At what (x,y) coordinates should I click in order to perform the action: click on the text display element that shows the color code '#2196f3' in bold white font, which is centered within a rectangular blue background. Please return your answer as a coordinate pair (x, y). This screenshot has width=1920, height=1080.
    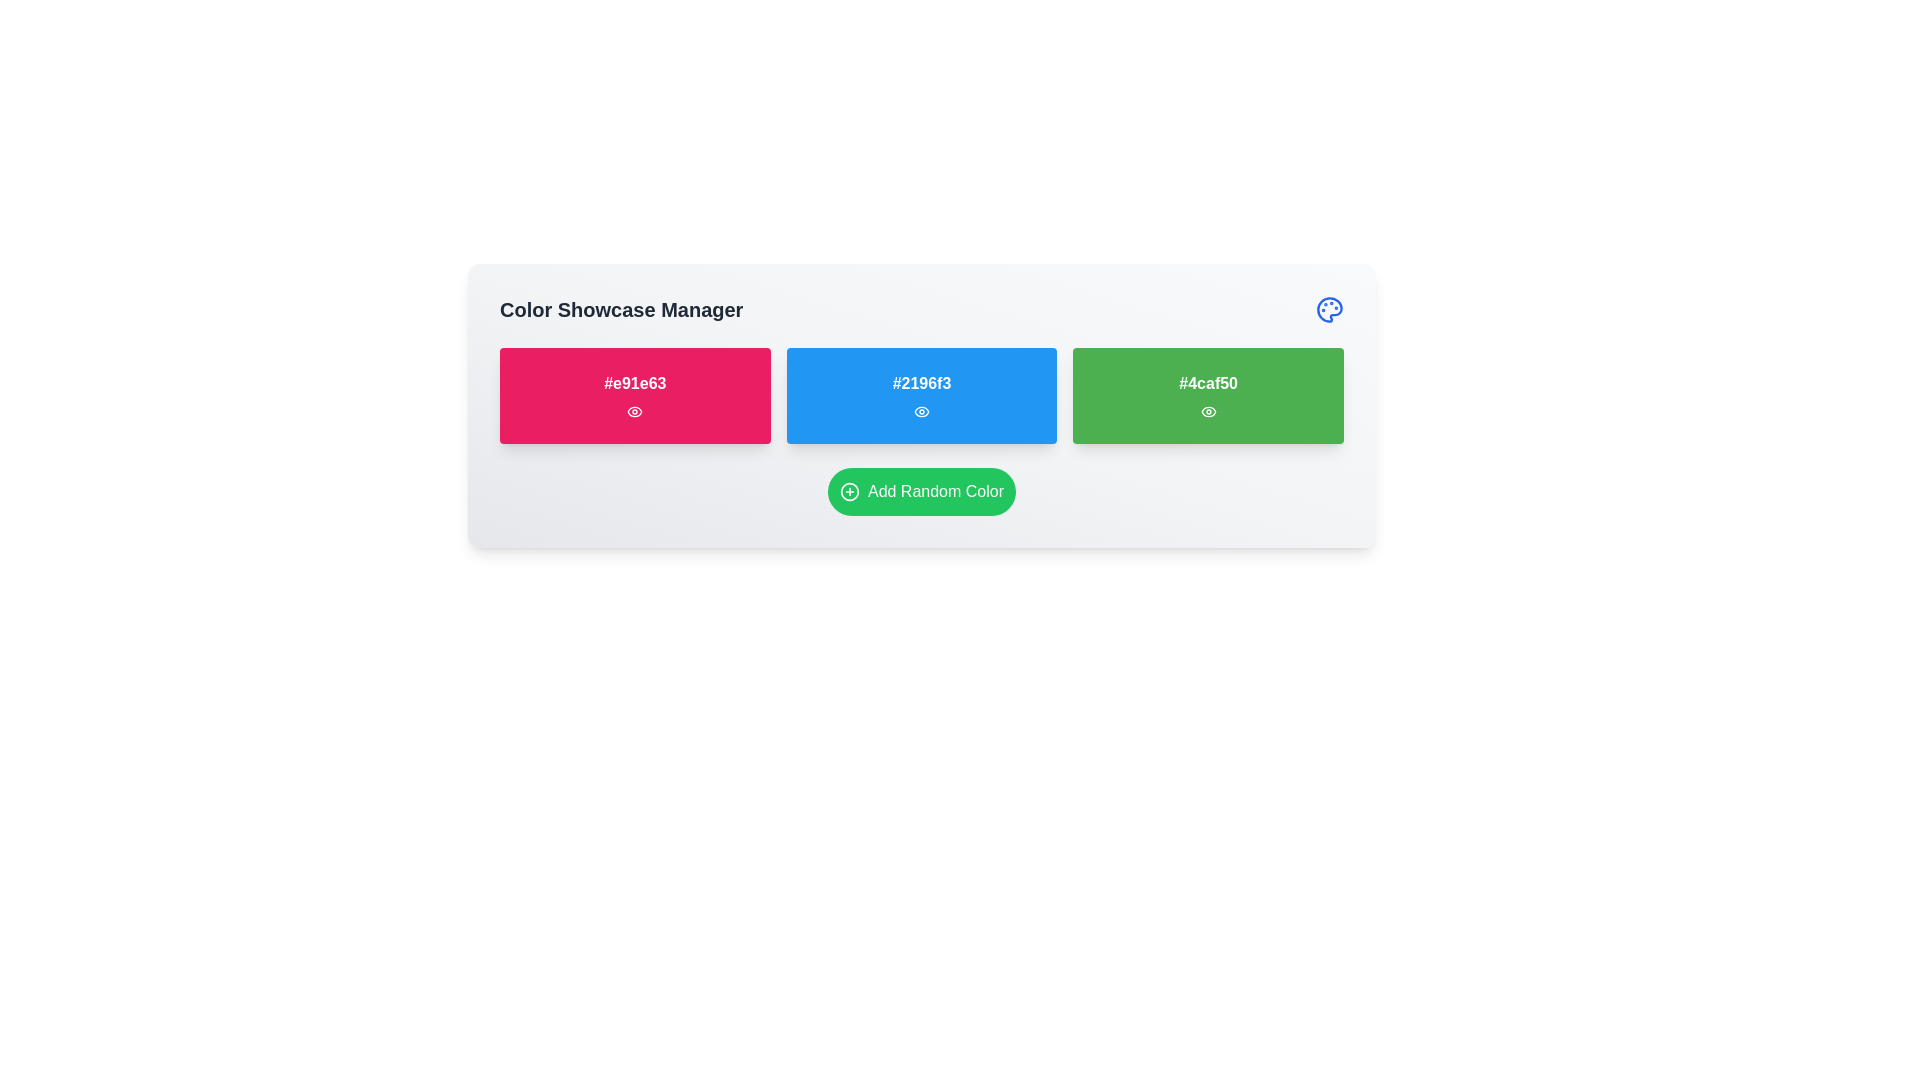
    Looking at the image, I should click on (920, 384).